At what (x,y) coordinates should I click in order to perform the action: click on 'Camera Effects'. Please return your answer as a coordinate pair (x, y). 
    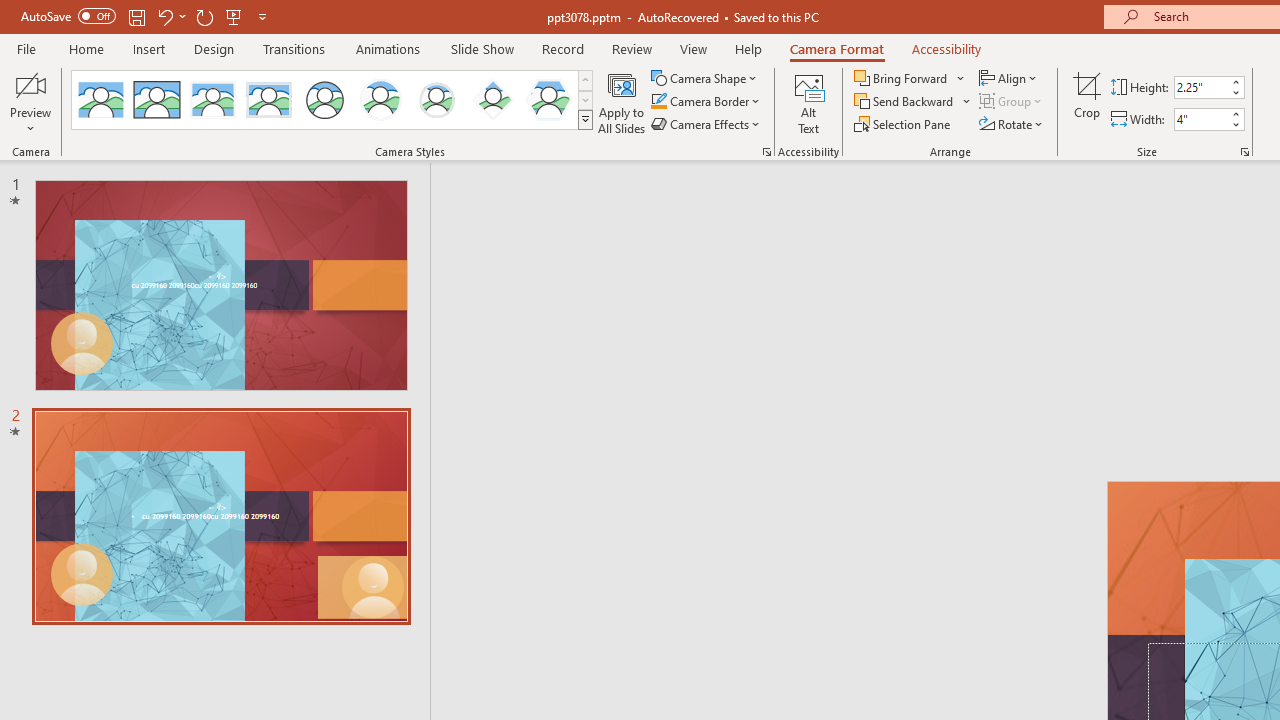
    Looking at the image, I should click on (707, 124).